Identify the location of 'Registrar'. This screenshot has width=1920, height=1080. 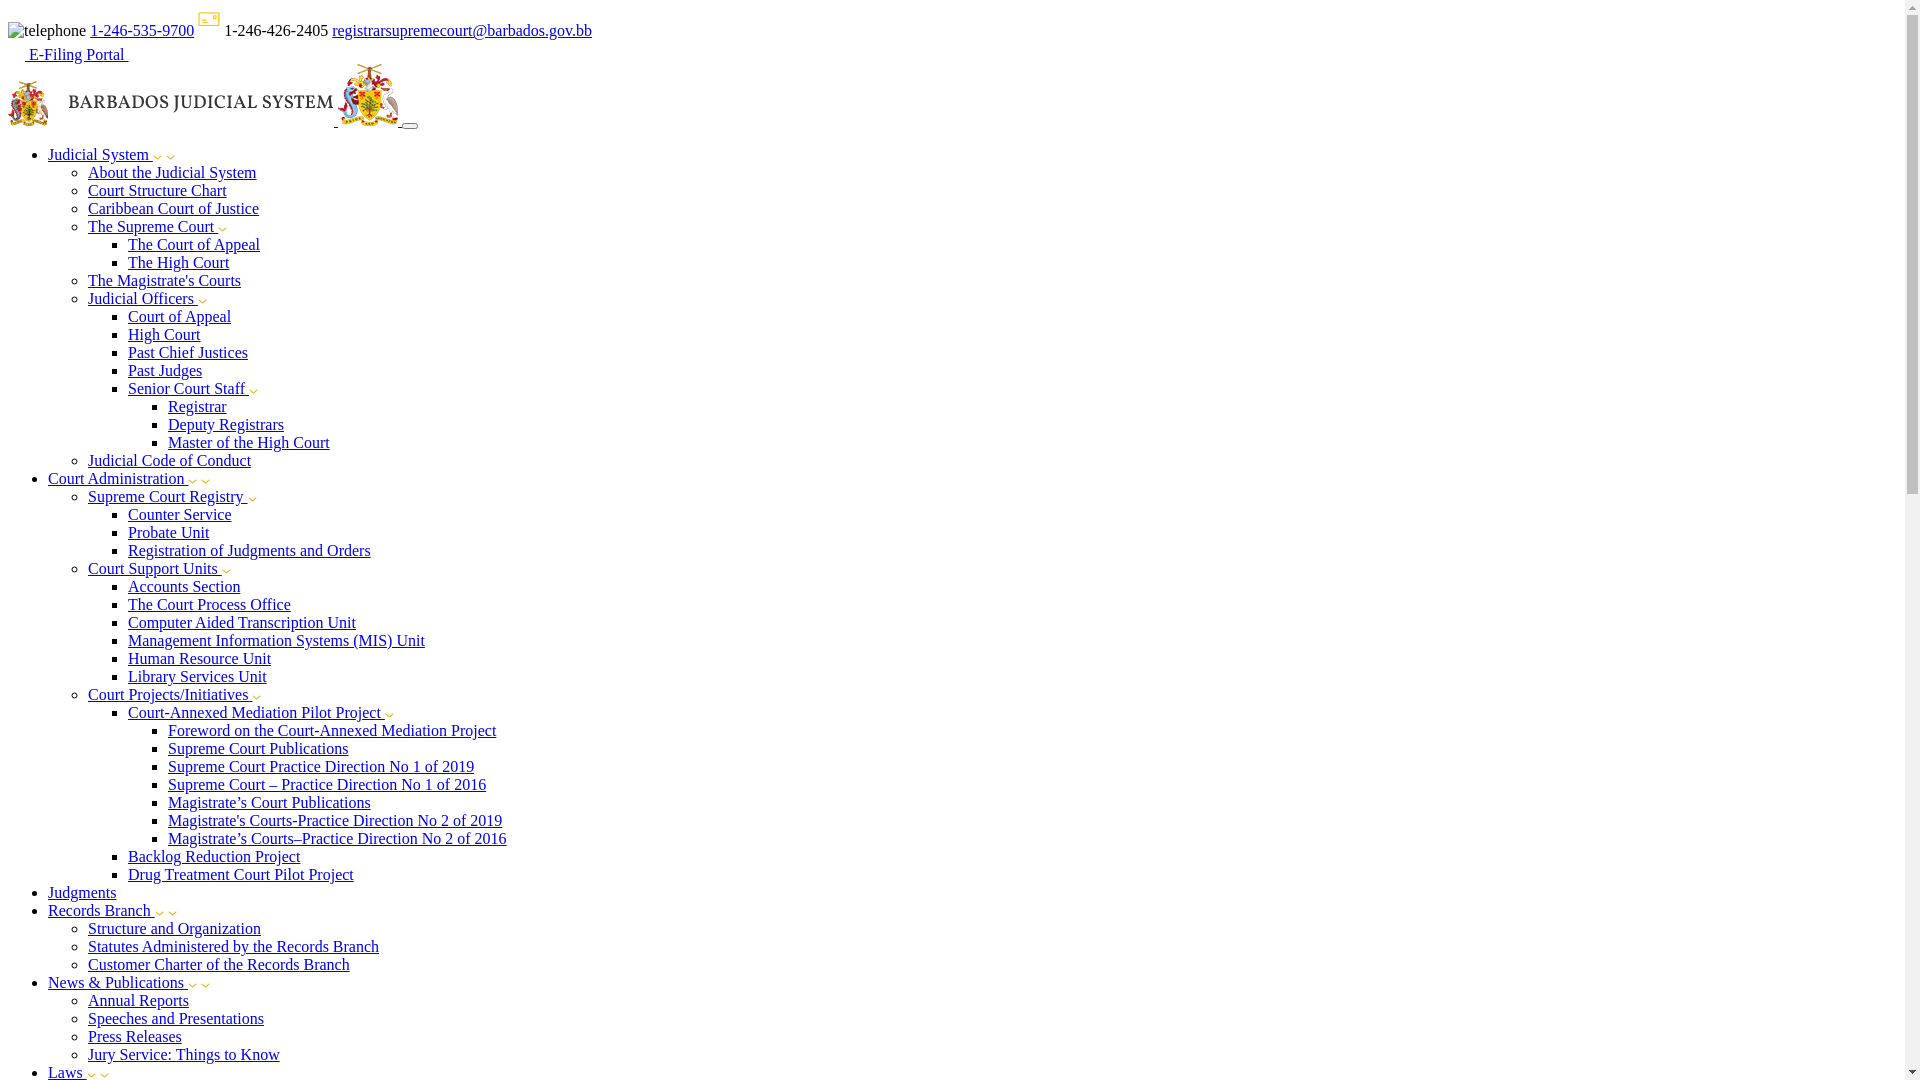
(168, 405).